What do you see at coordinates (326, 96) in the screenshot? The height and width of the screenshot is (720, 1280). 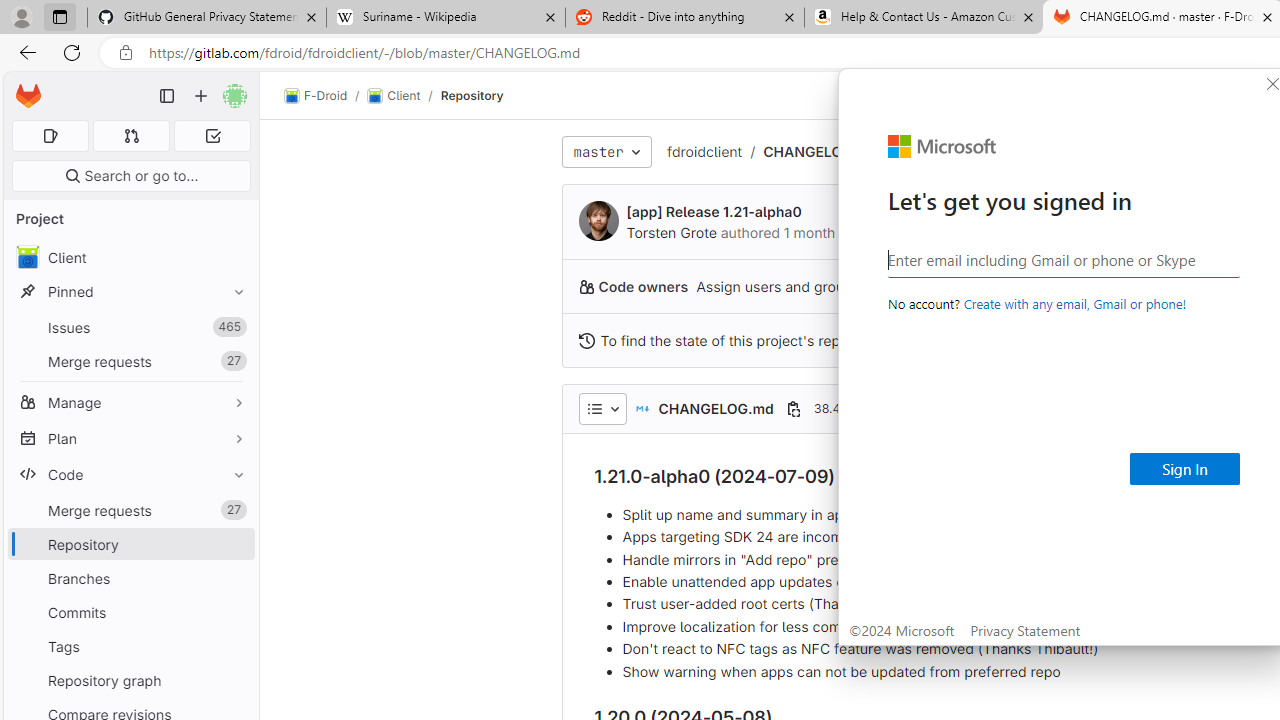 I see `'F-Droid/'` at bounding box center [326, 96].